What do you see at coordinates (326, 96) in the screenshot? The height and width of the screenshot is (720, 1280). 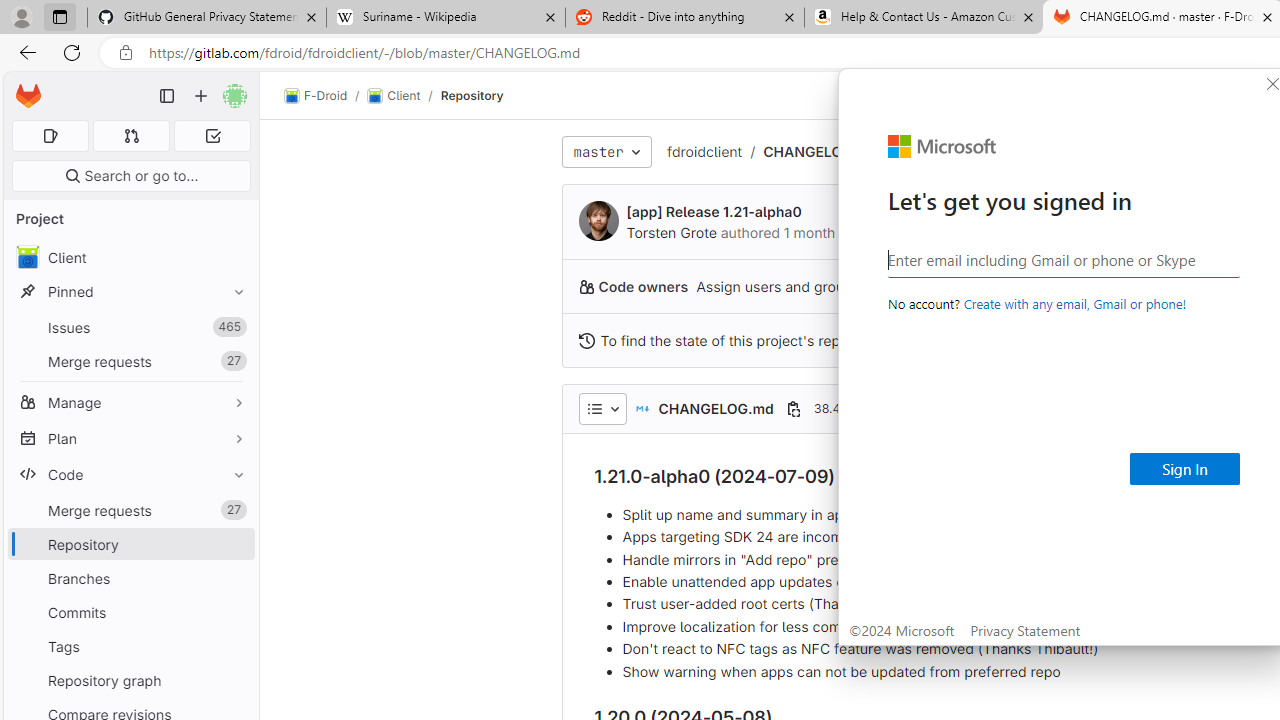 I see `'F-Droid/'` at bounding box center [326, 96].